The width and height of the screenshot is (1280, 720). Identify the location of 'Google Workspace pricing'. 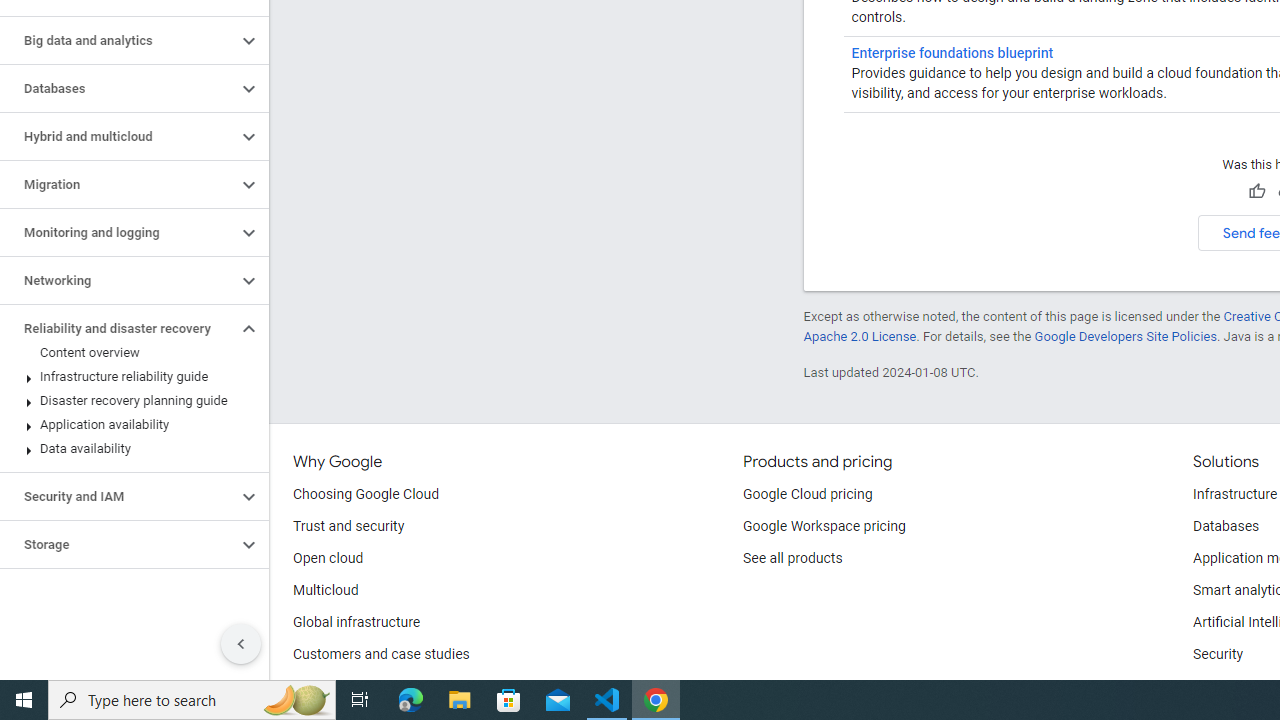
(824, 526).